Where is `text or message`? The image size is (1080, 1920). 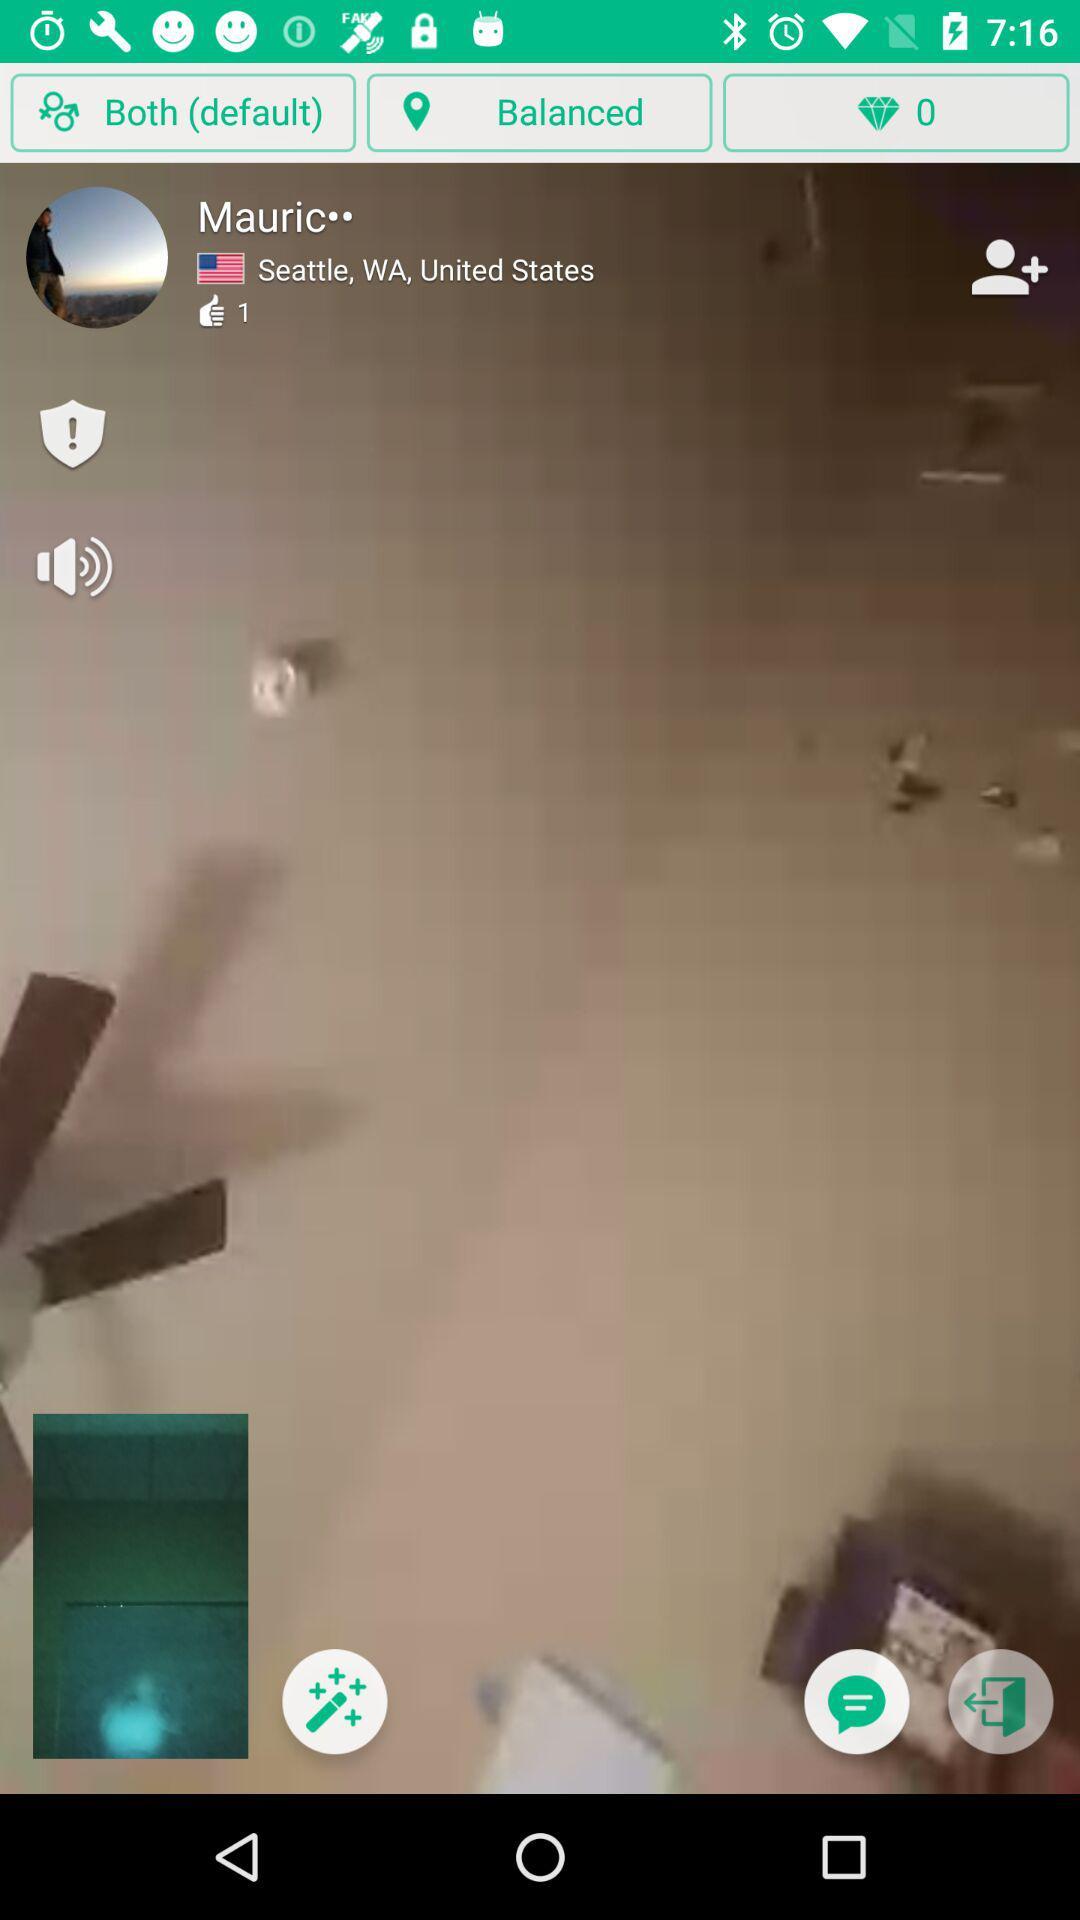
text or message is located at coordinates (855, 1713).